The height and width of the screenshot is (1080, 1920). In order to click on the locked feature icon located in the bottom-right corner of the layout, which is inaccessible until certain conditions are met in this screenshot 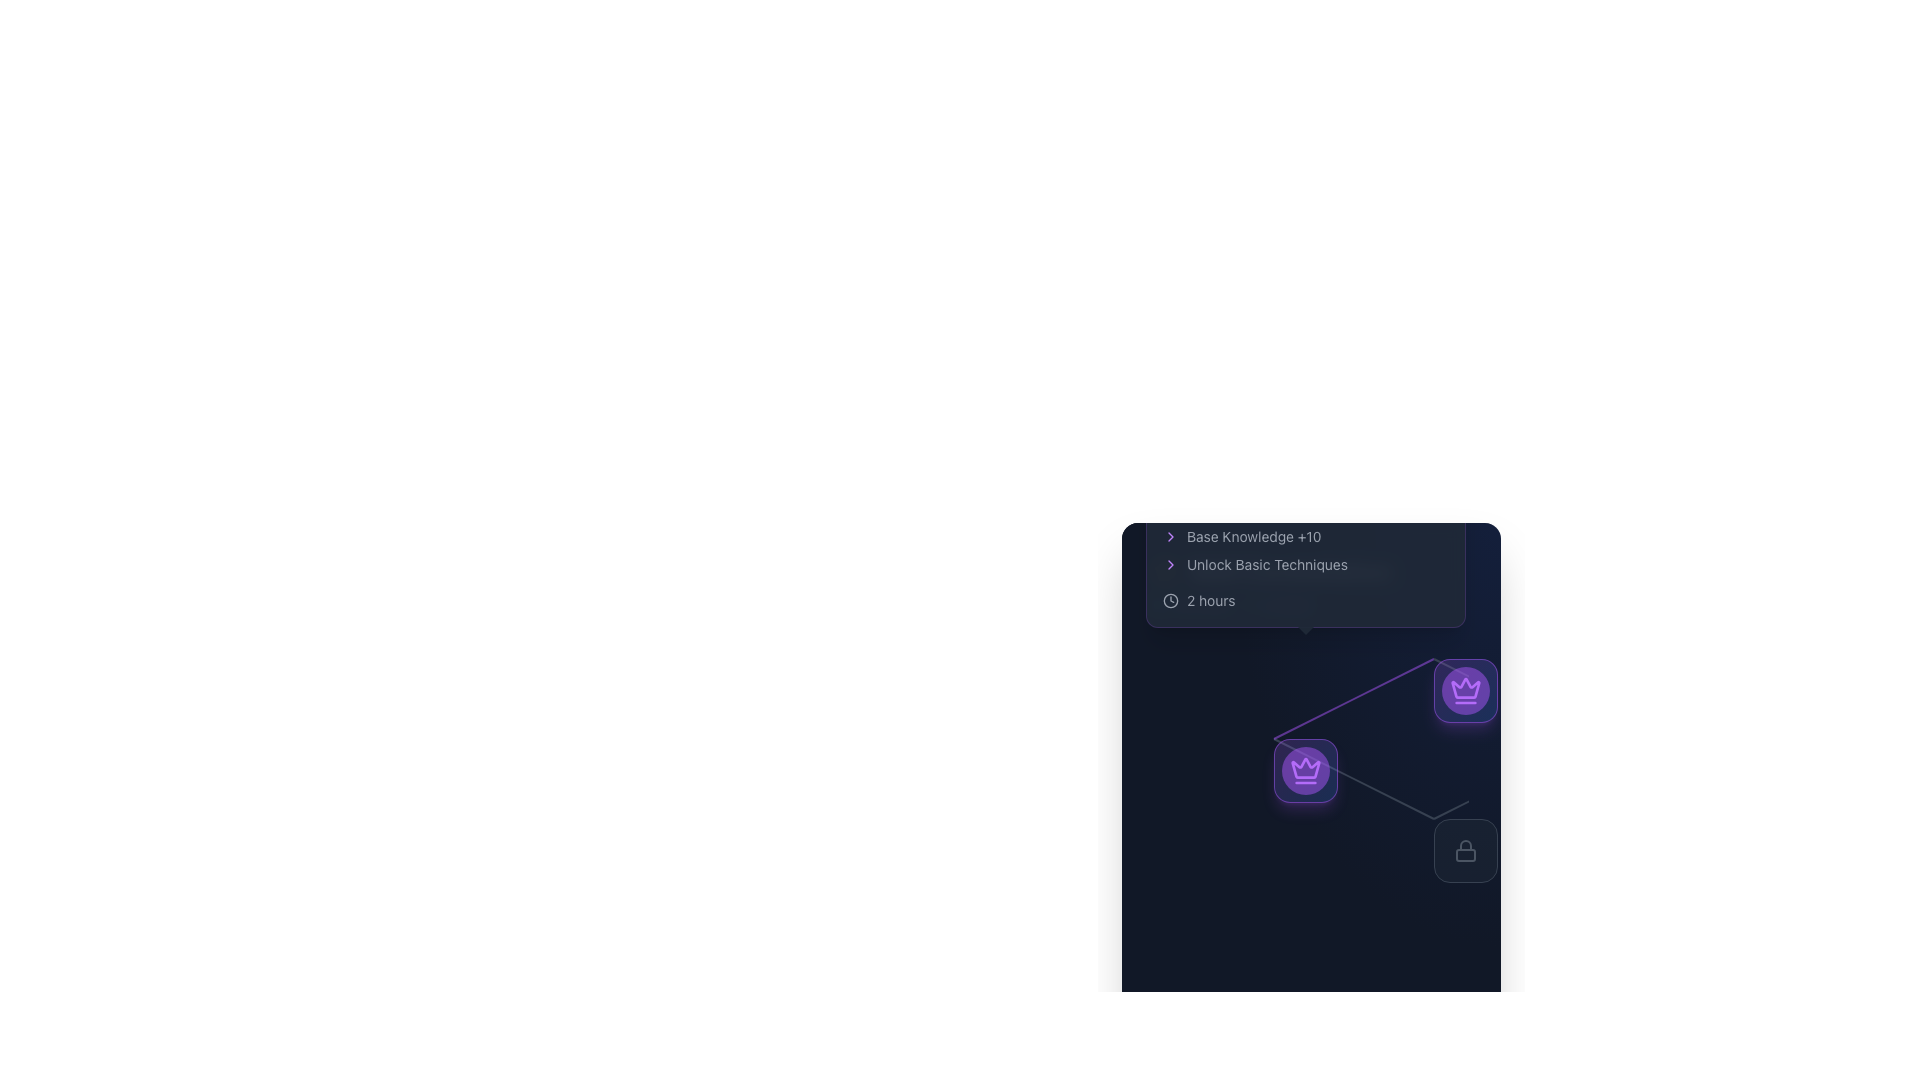, I will do `click(1465, 851)`.